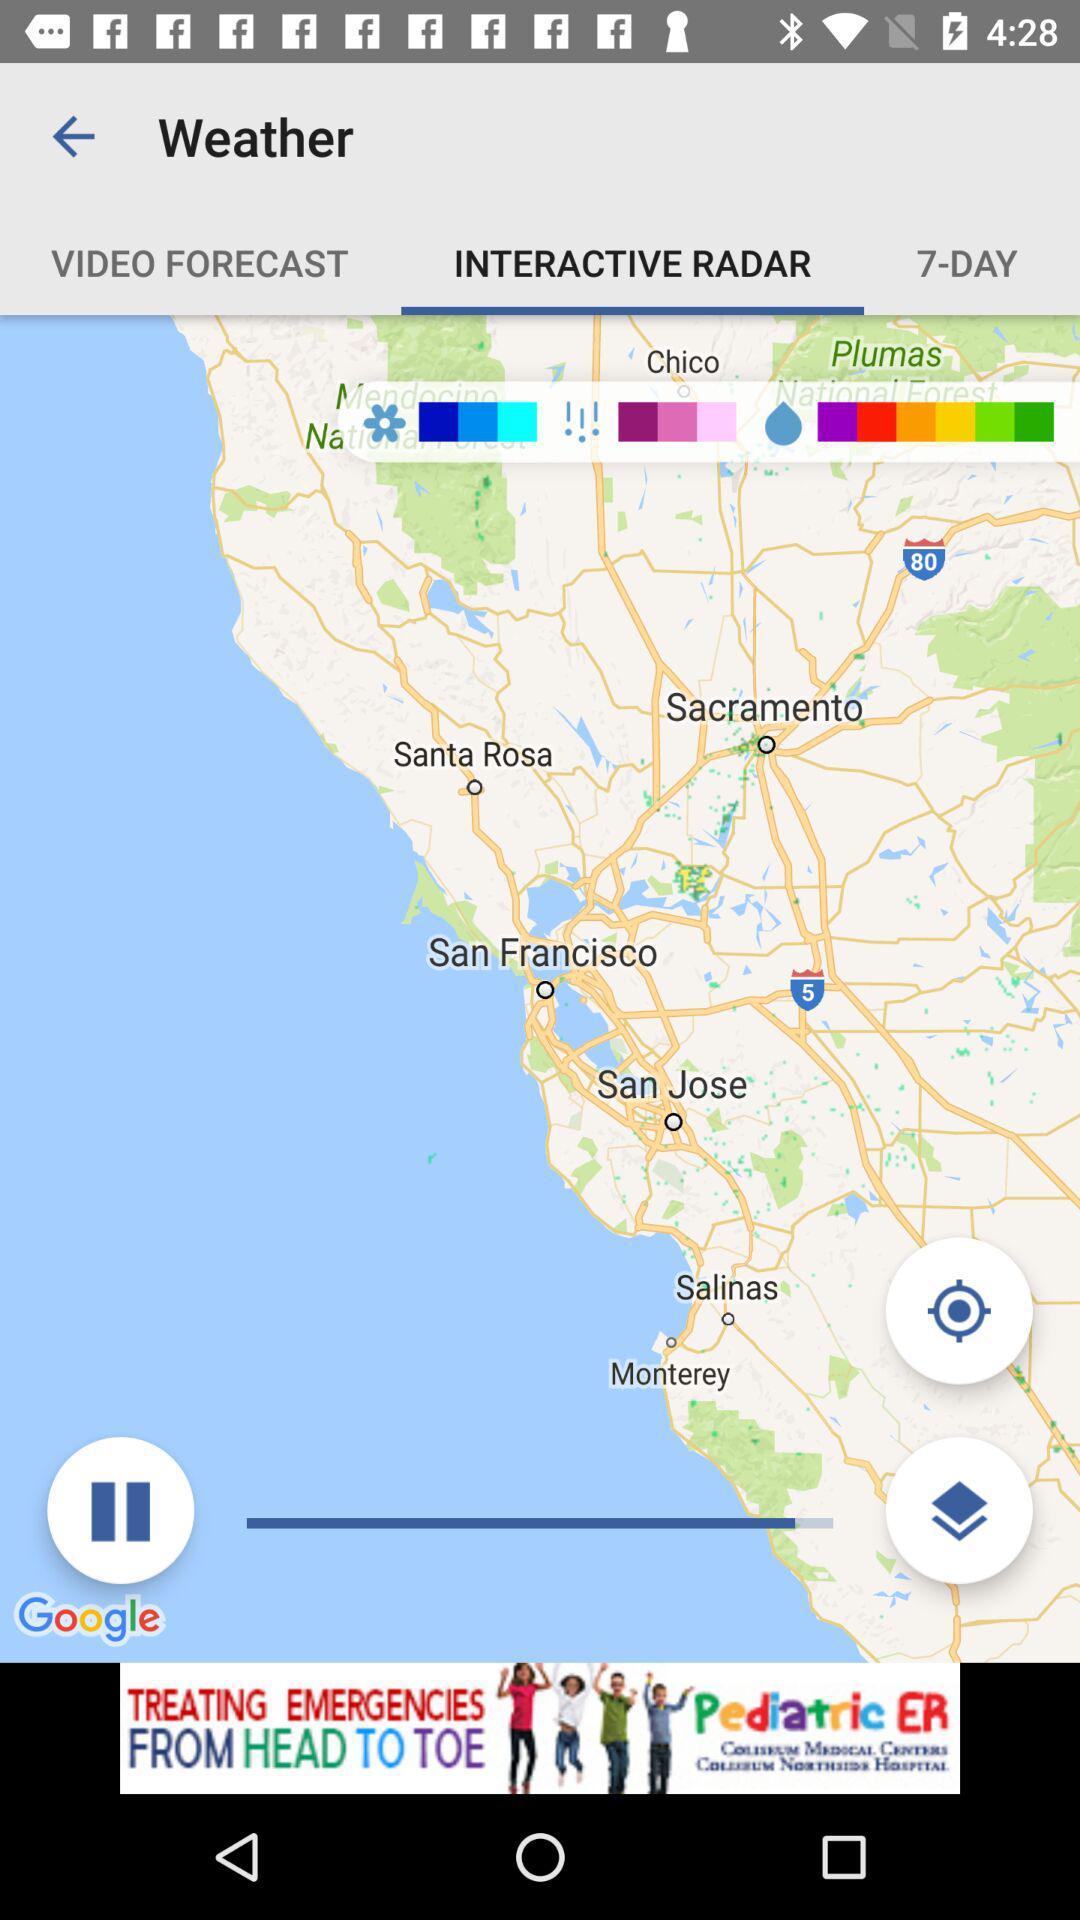  What do you see at coordinates (958, 1510) in the screenshot?
I see `landscape option` at bounding box center [958, 1510].